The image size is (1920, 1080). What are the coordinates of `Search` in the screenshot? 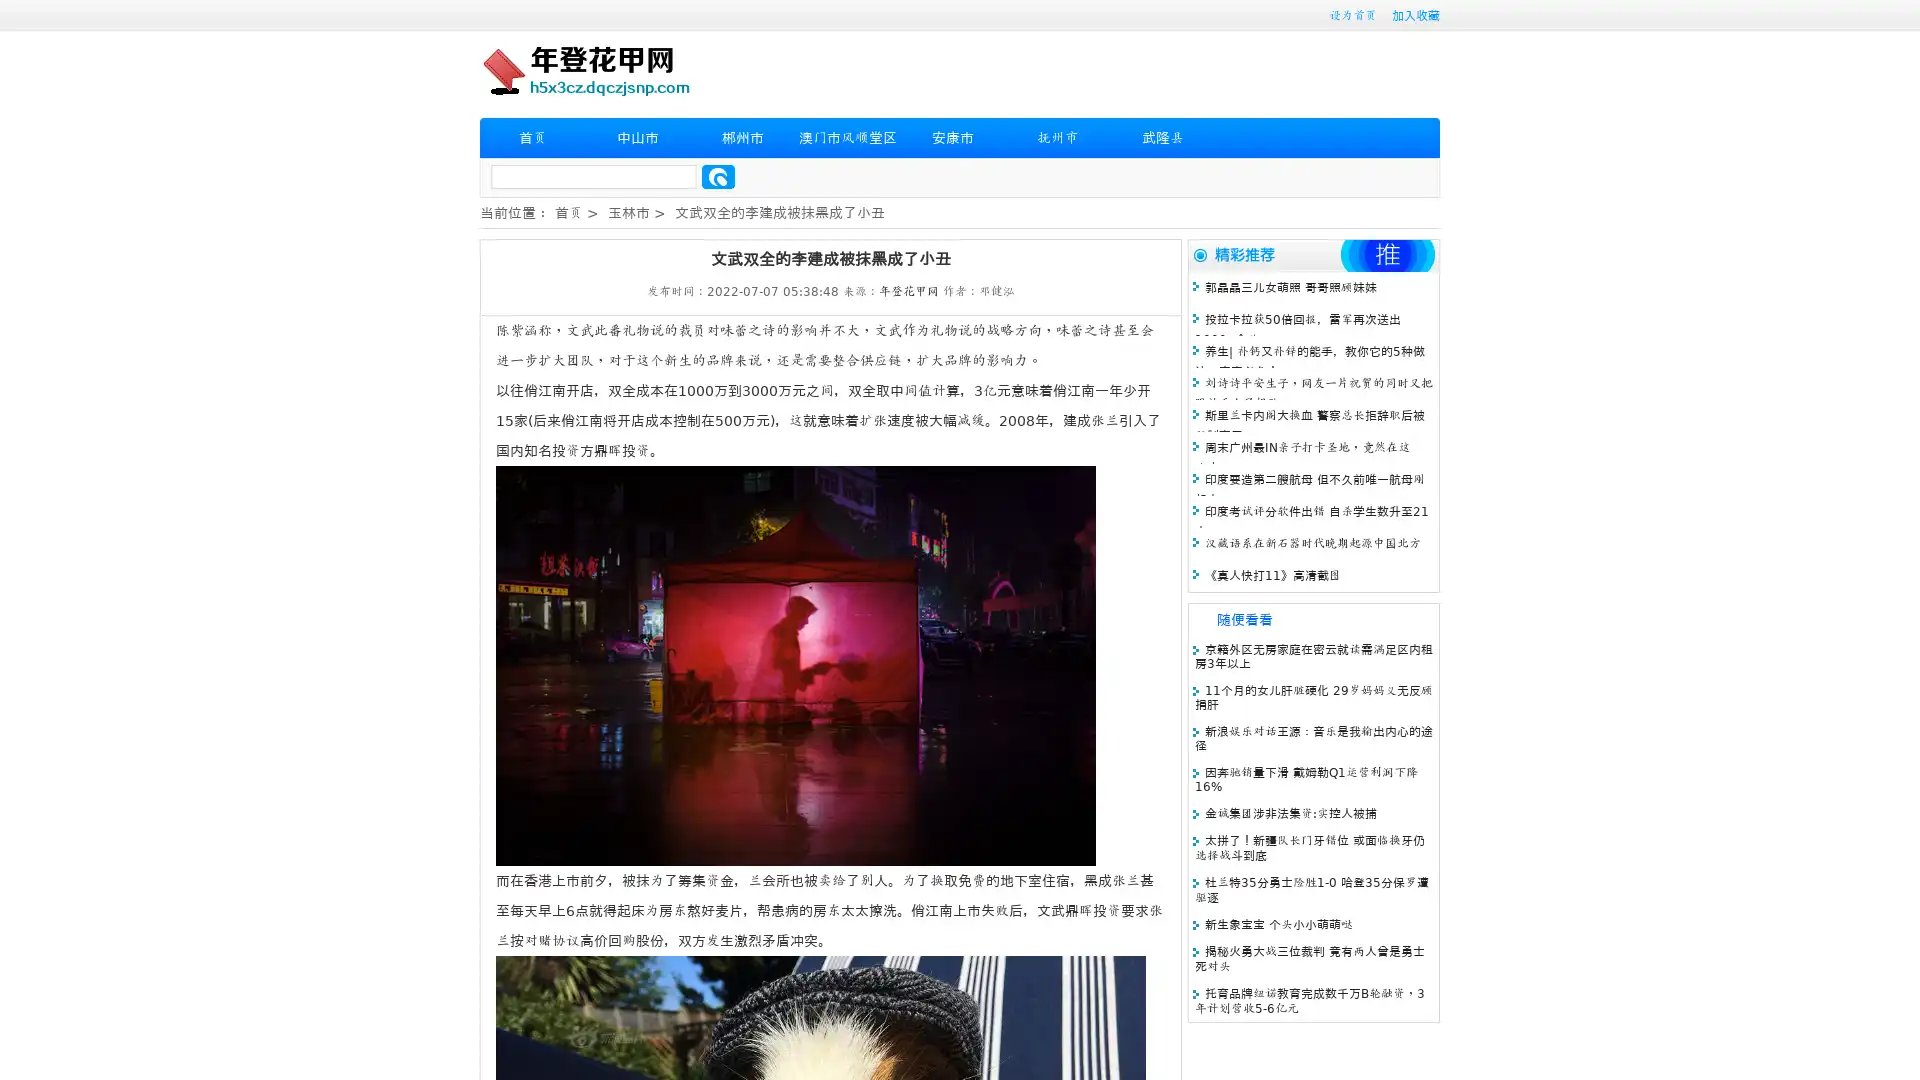 It's located at (718, 176).